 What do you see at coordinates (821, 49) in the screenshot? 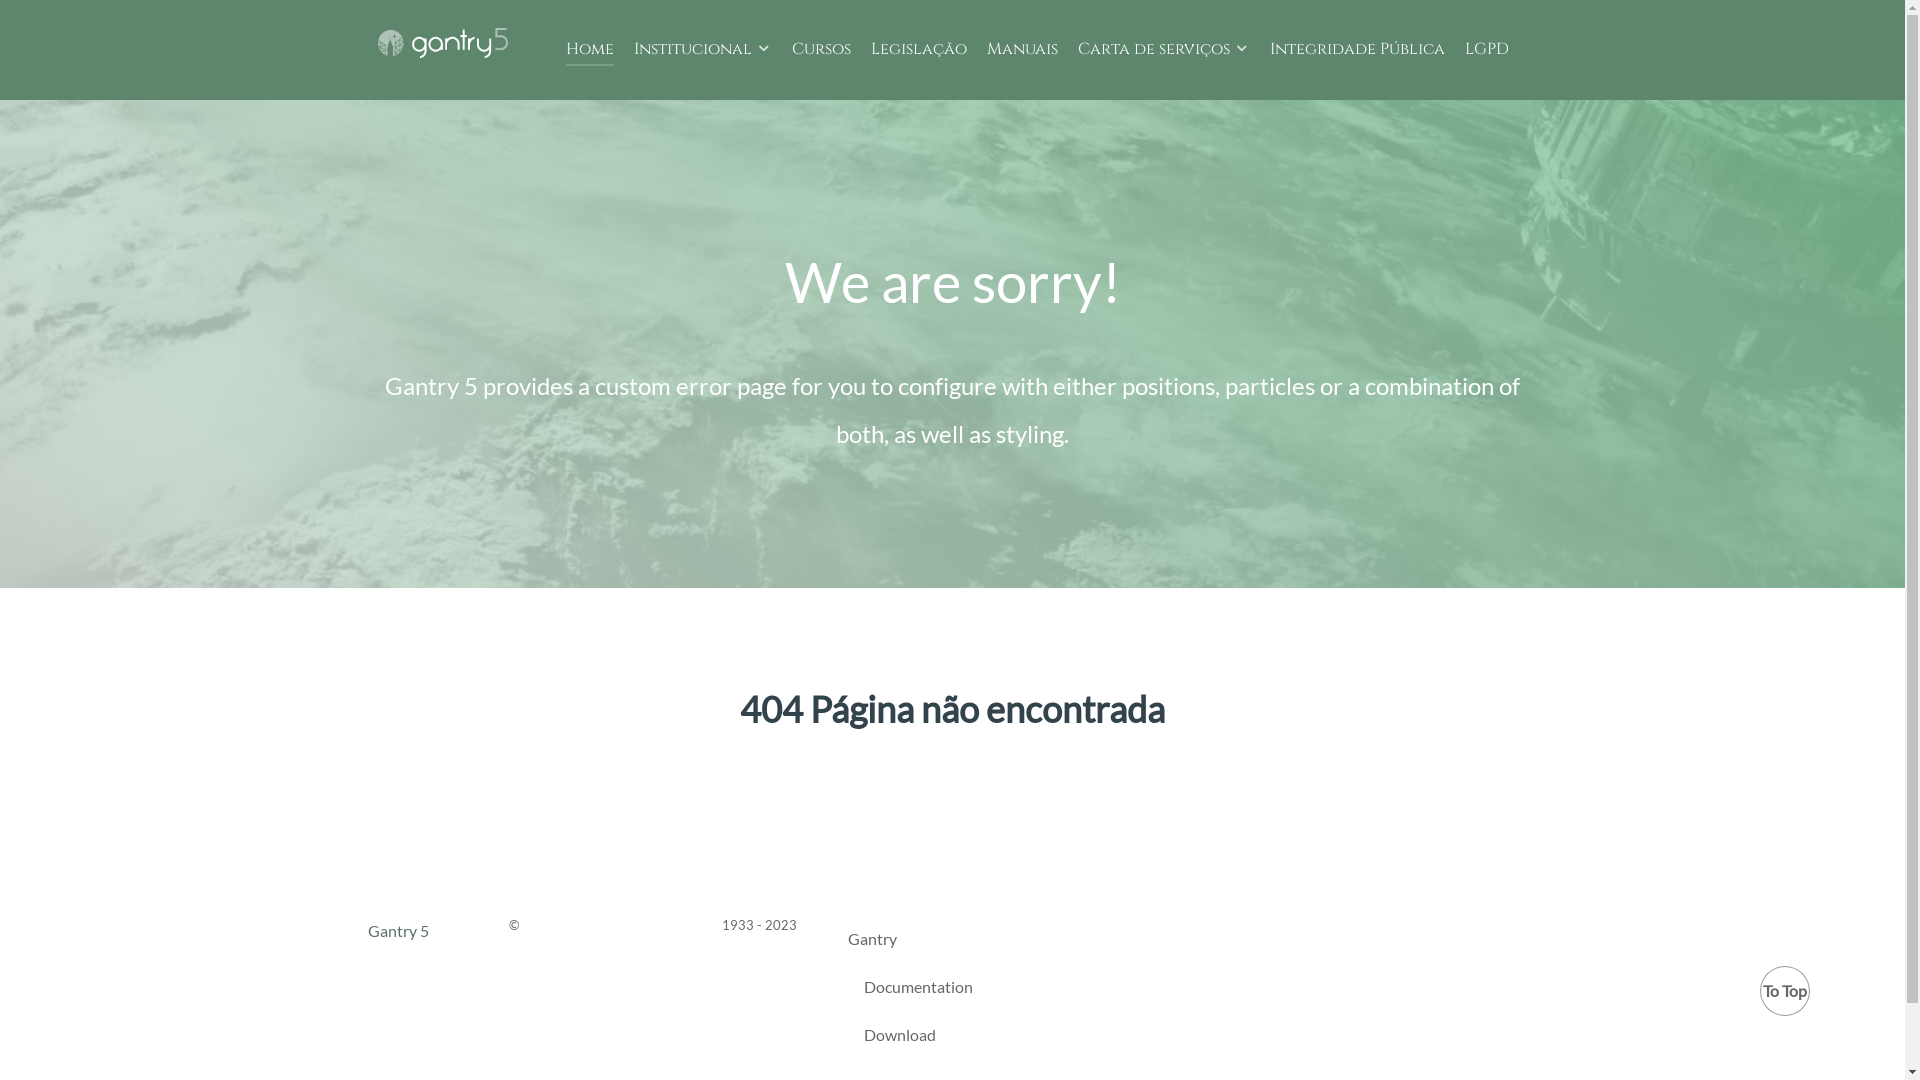
I see `'Cursos'` at bounding box center [821, 49].